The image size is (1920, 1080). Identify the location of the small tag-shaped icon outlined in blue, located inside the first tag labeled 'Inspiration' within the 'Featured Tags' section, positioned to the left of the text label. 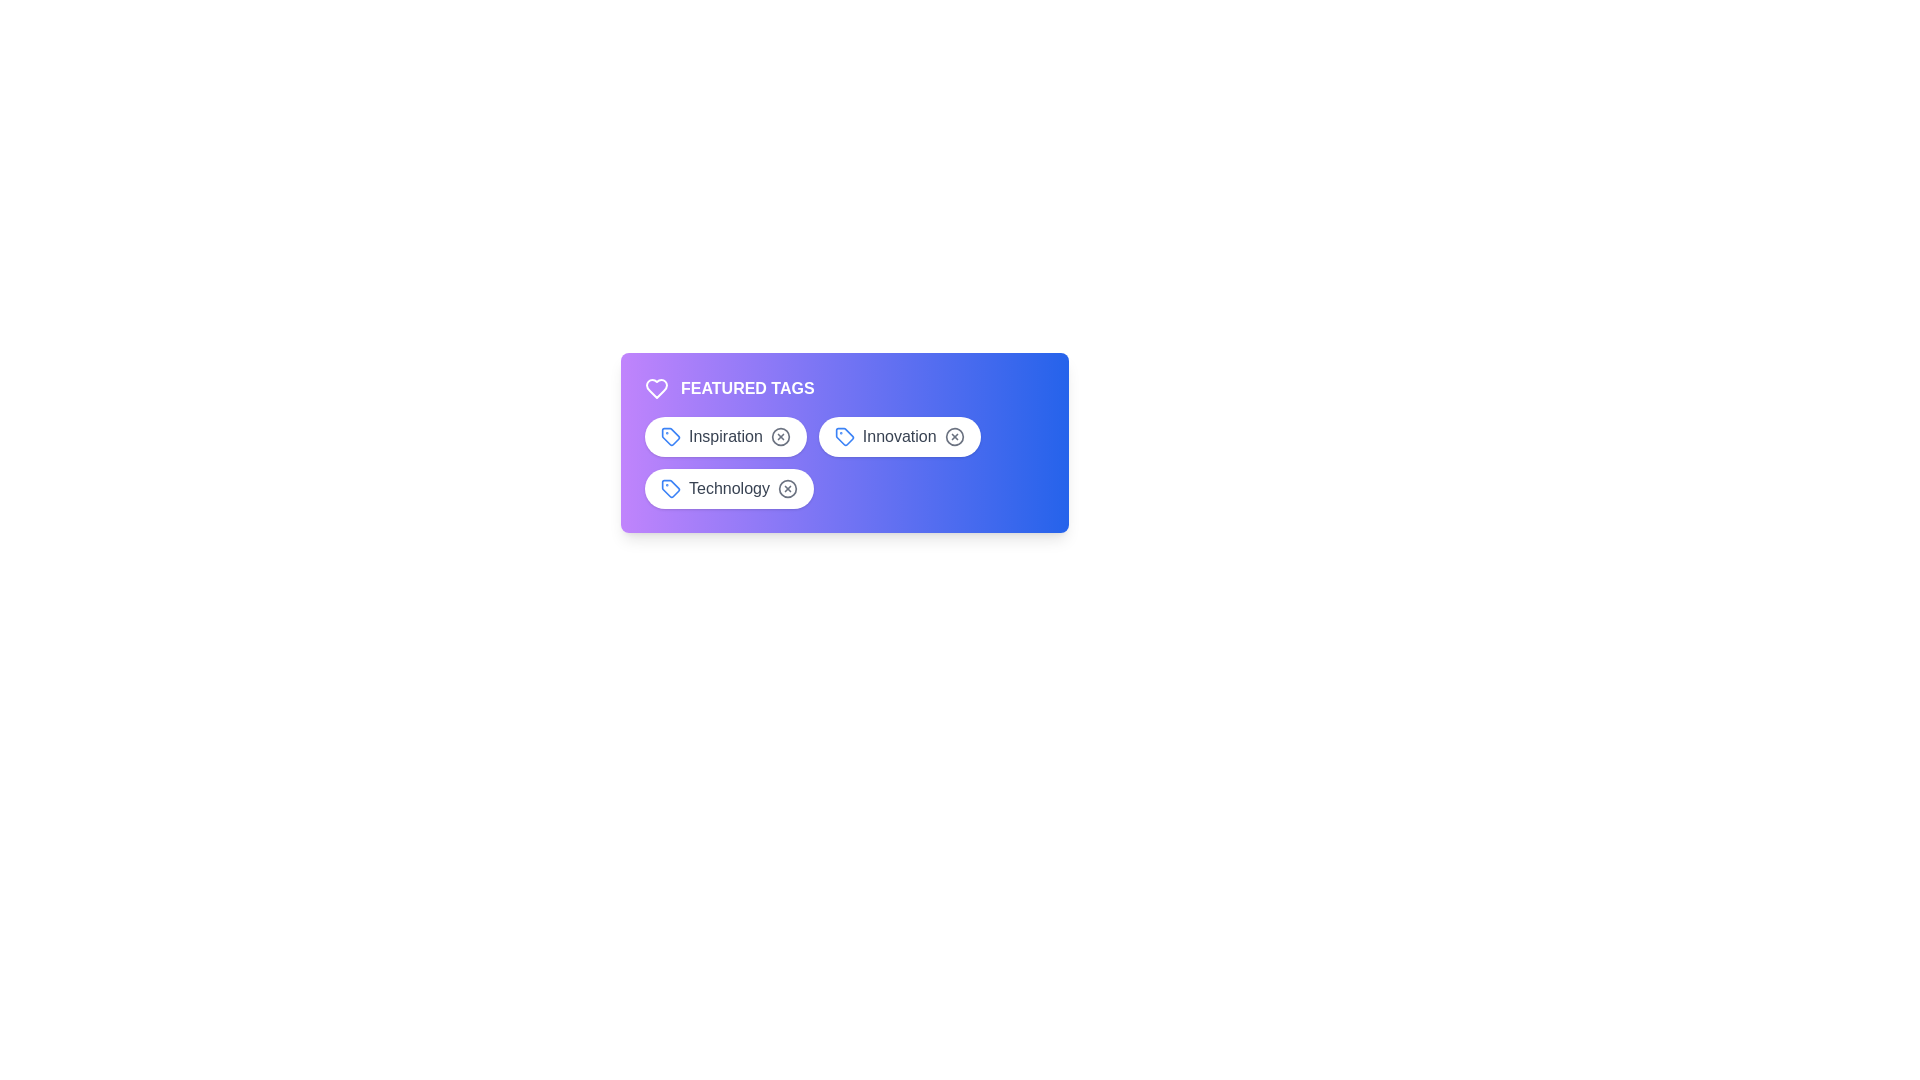
(671, 435).